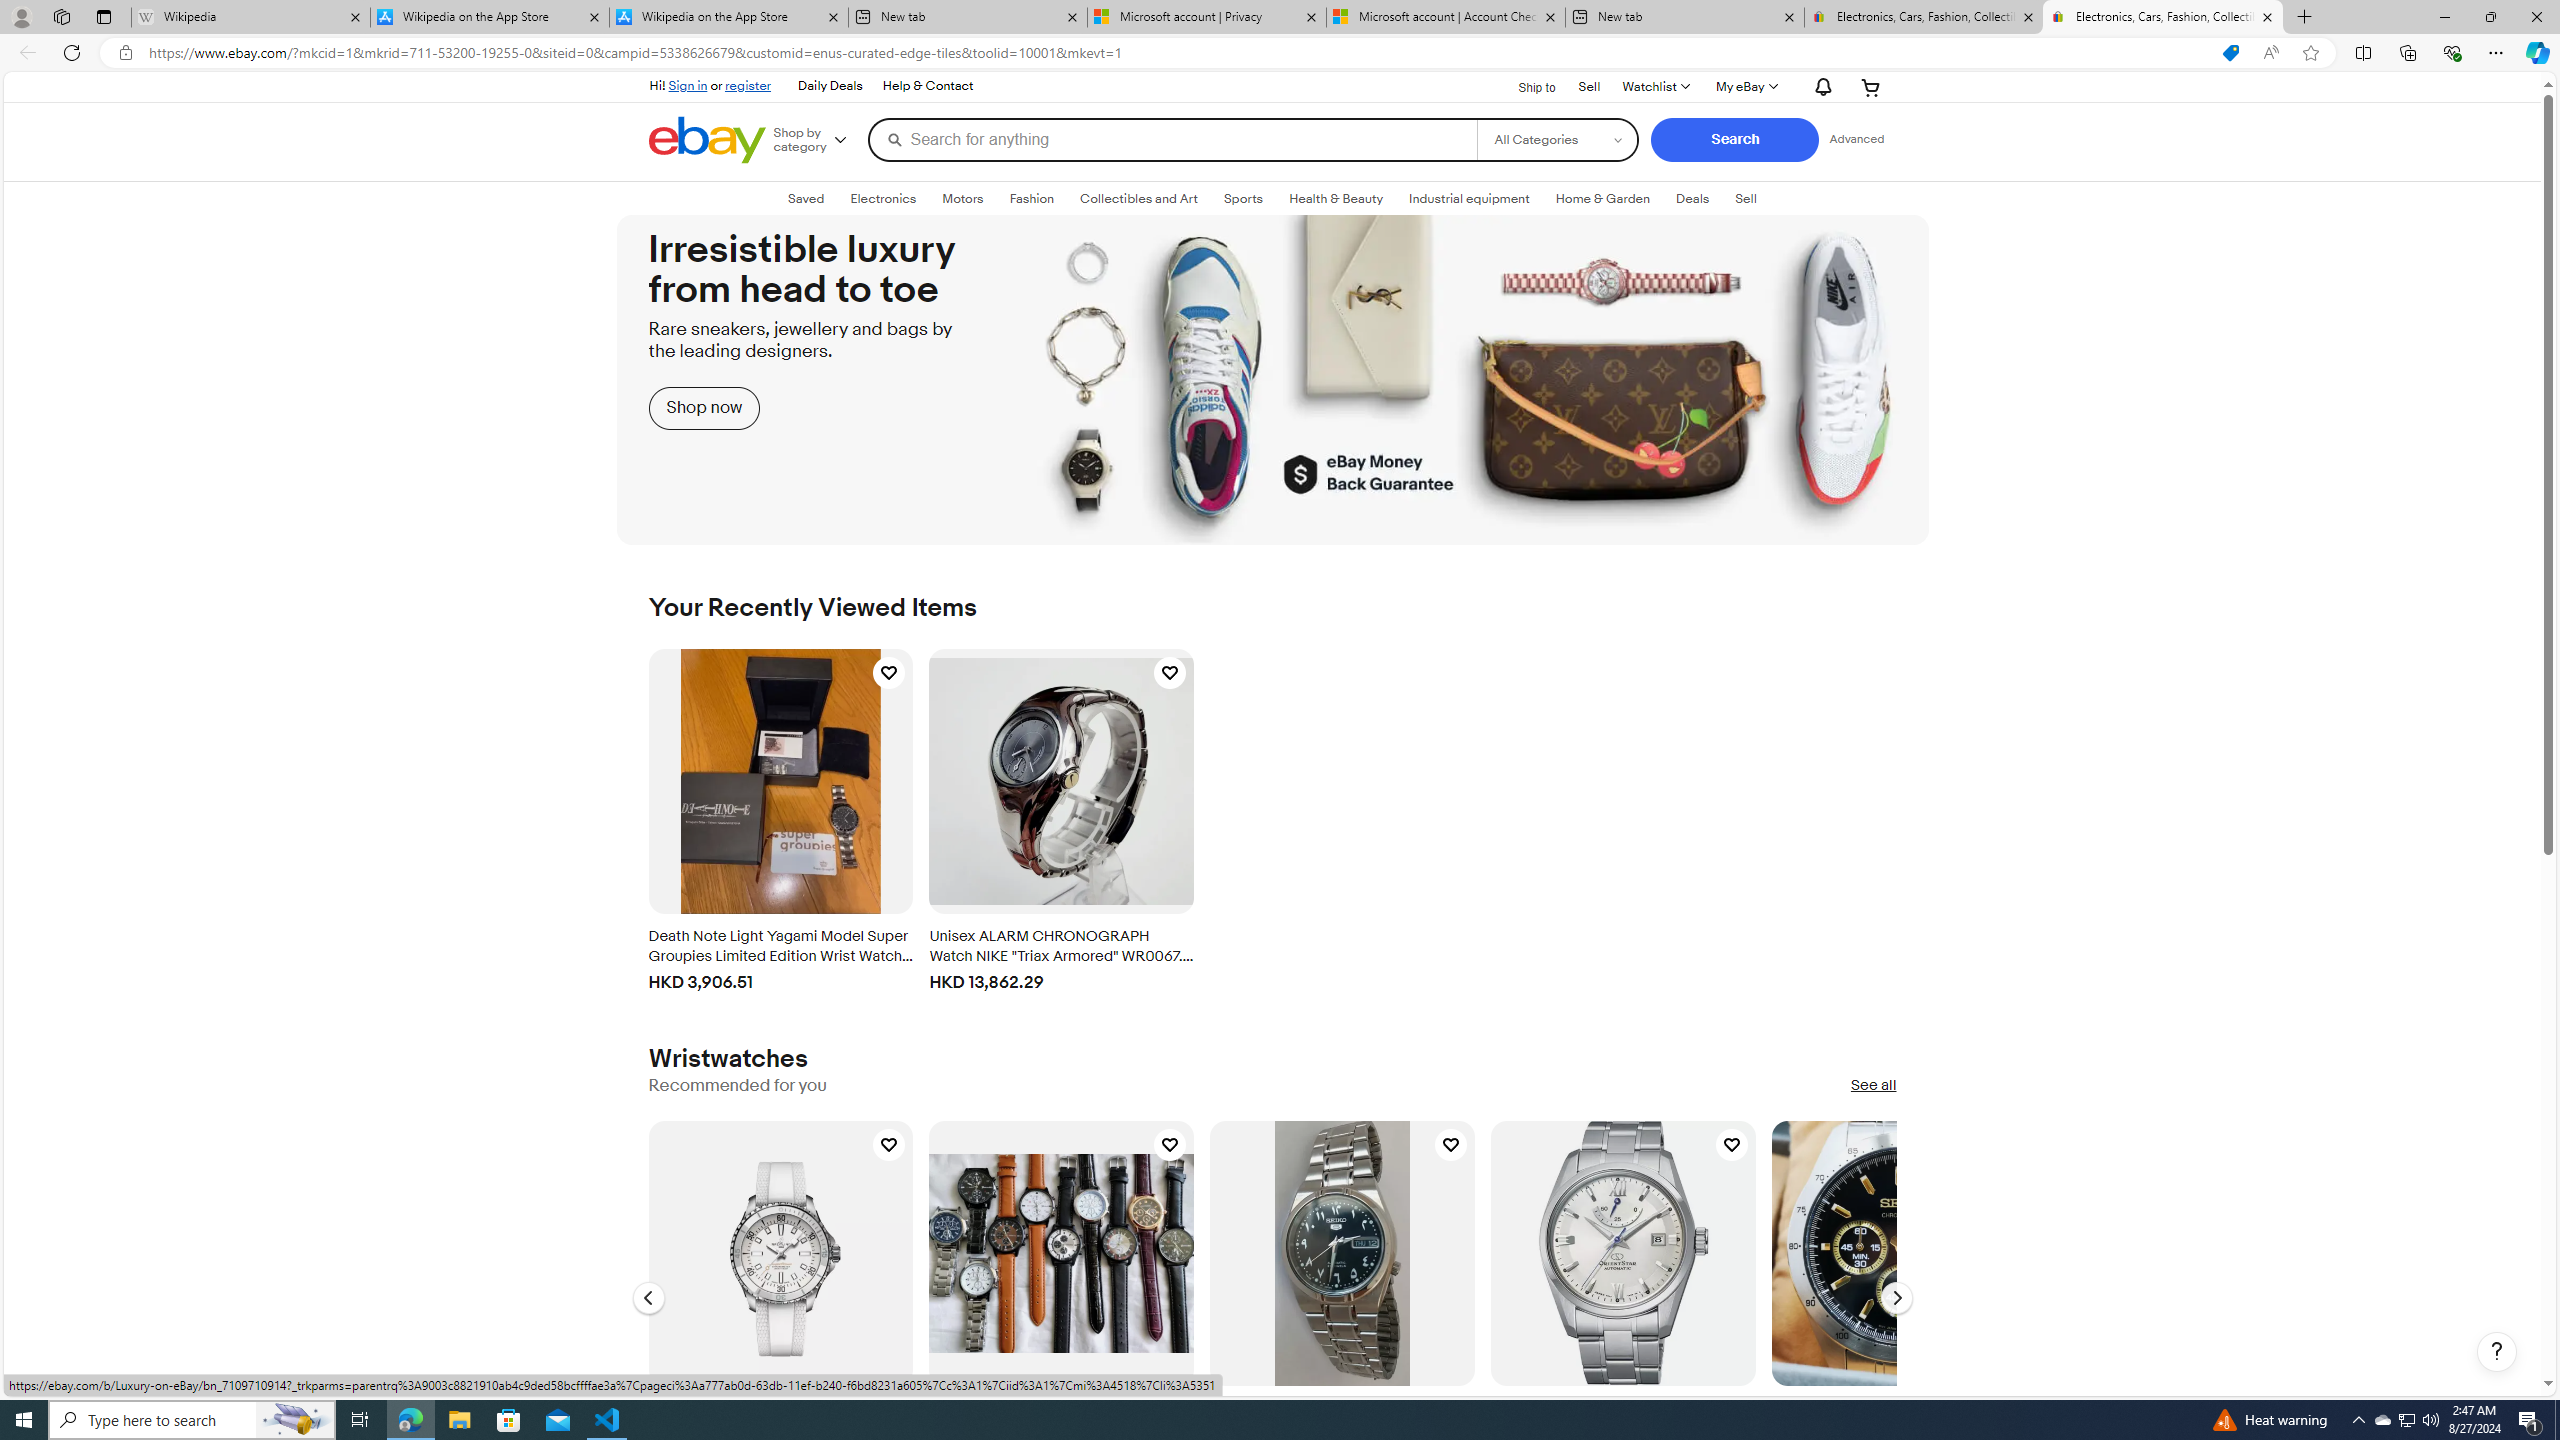 The image size is (2560, 1440). I want to click on 'Daily Deals', so click(829, 87).